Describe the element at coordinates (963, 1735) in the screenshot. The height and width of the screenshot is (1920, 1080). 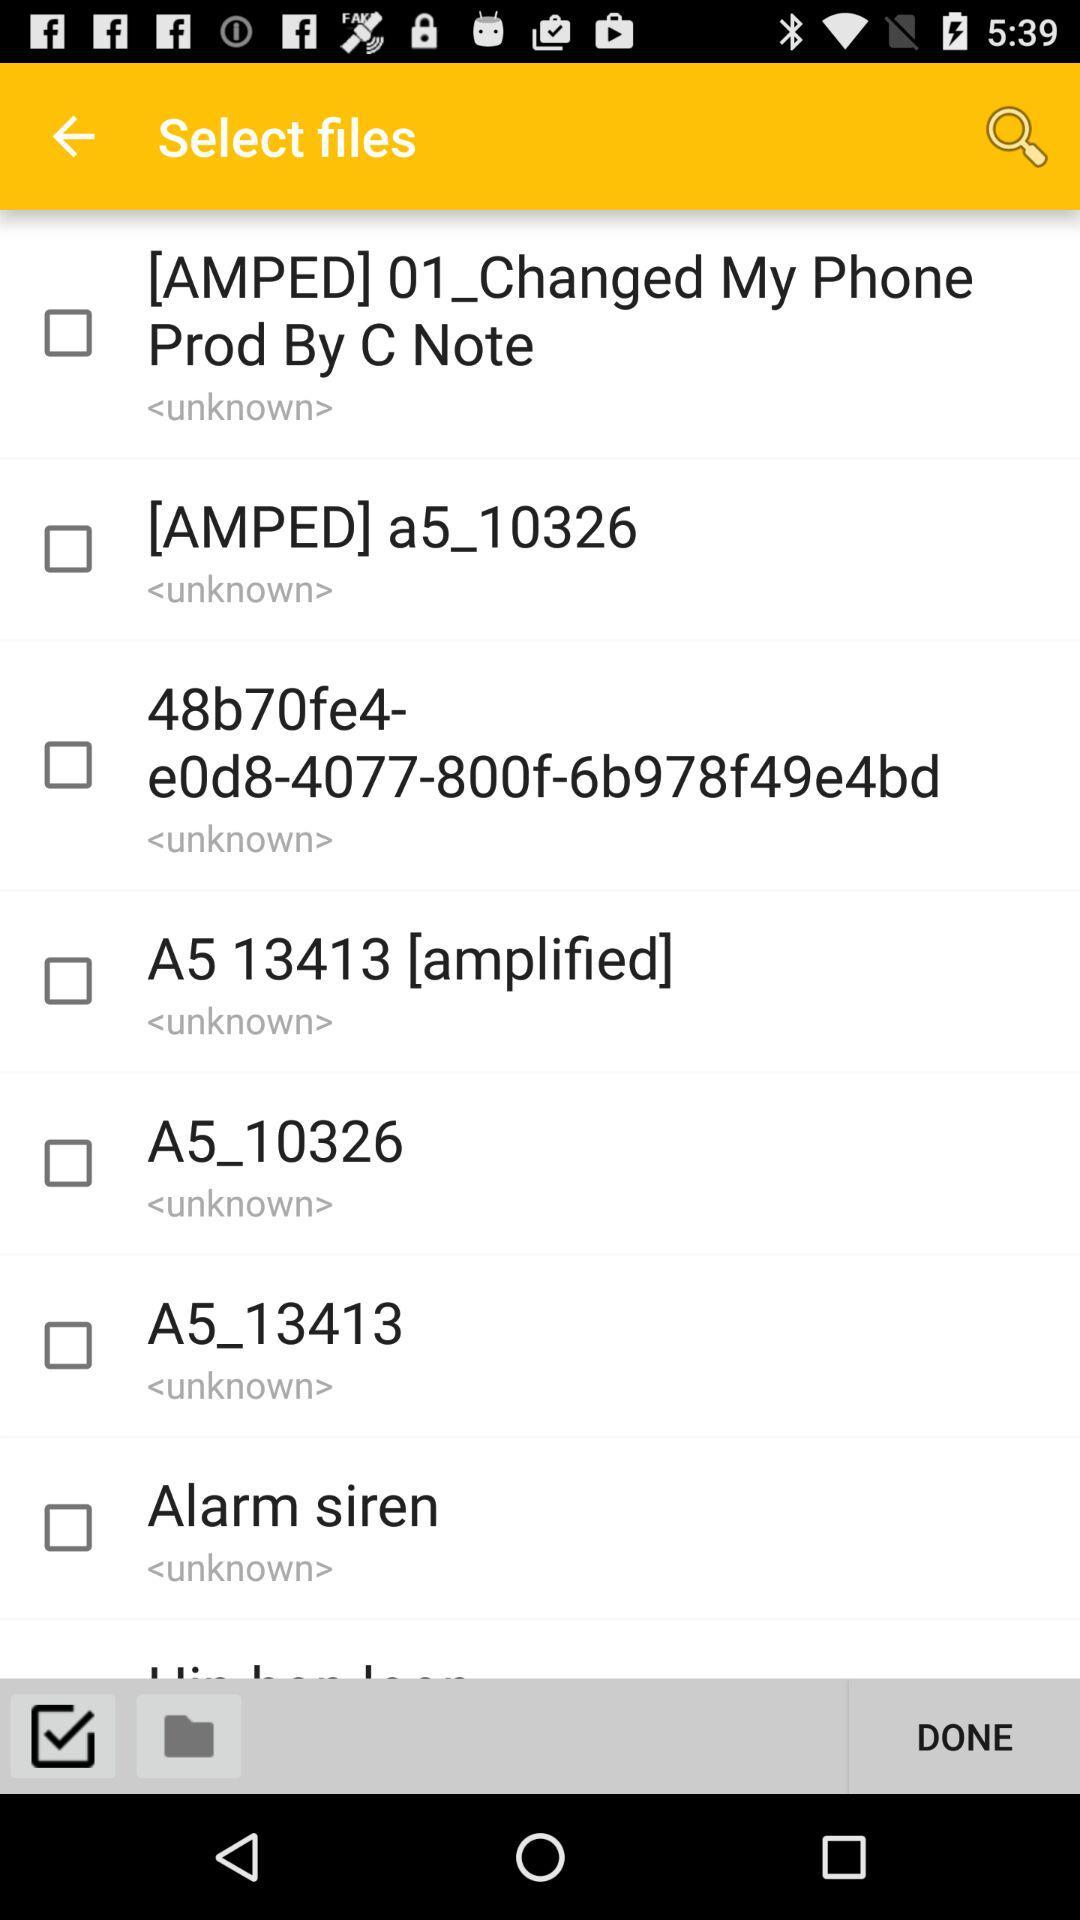
I see `the app below the 48b70fe4 e0d8 4077 icon` at that location.